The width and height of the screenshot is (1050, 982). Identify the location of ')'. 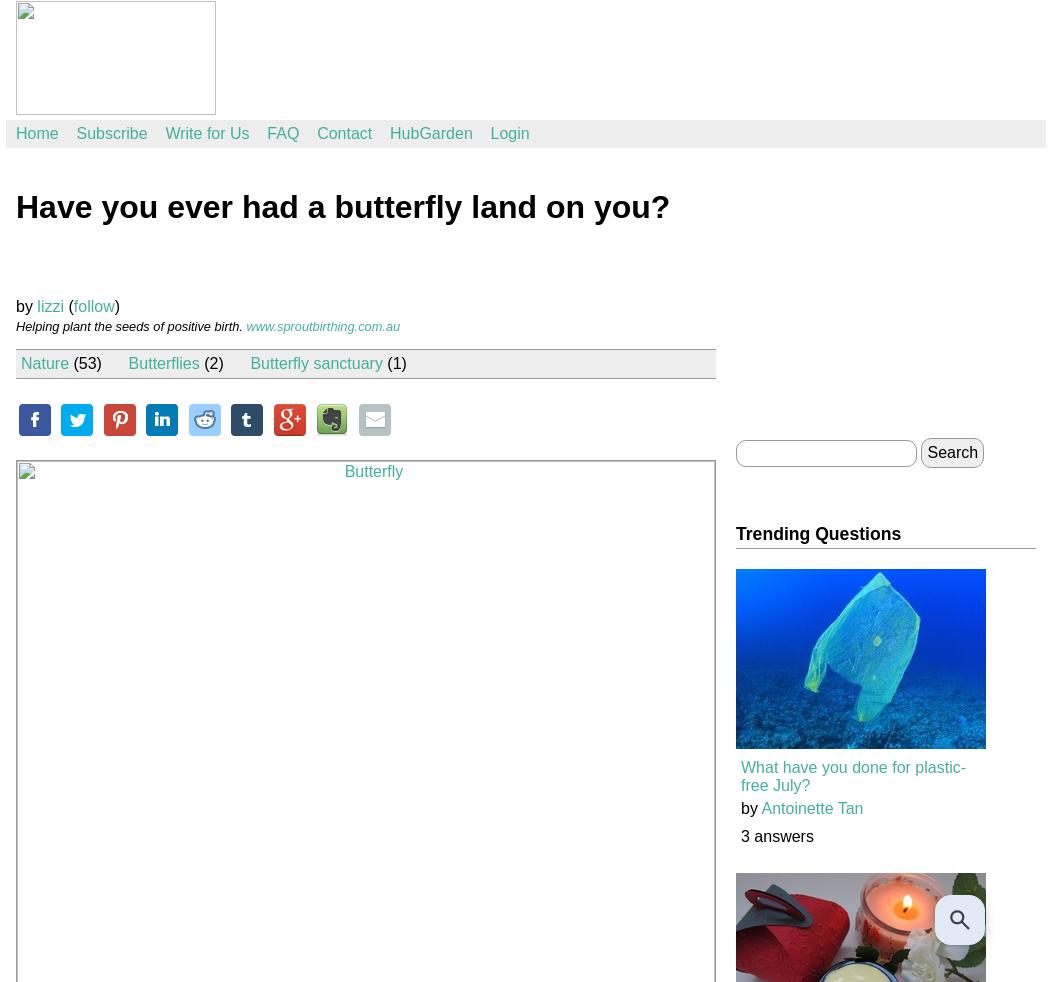
(115, 305).